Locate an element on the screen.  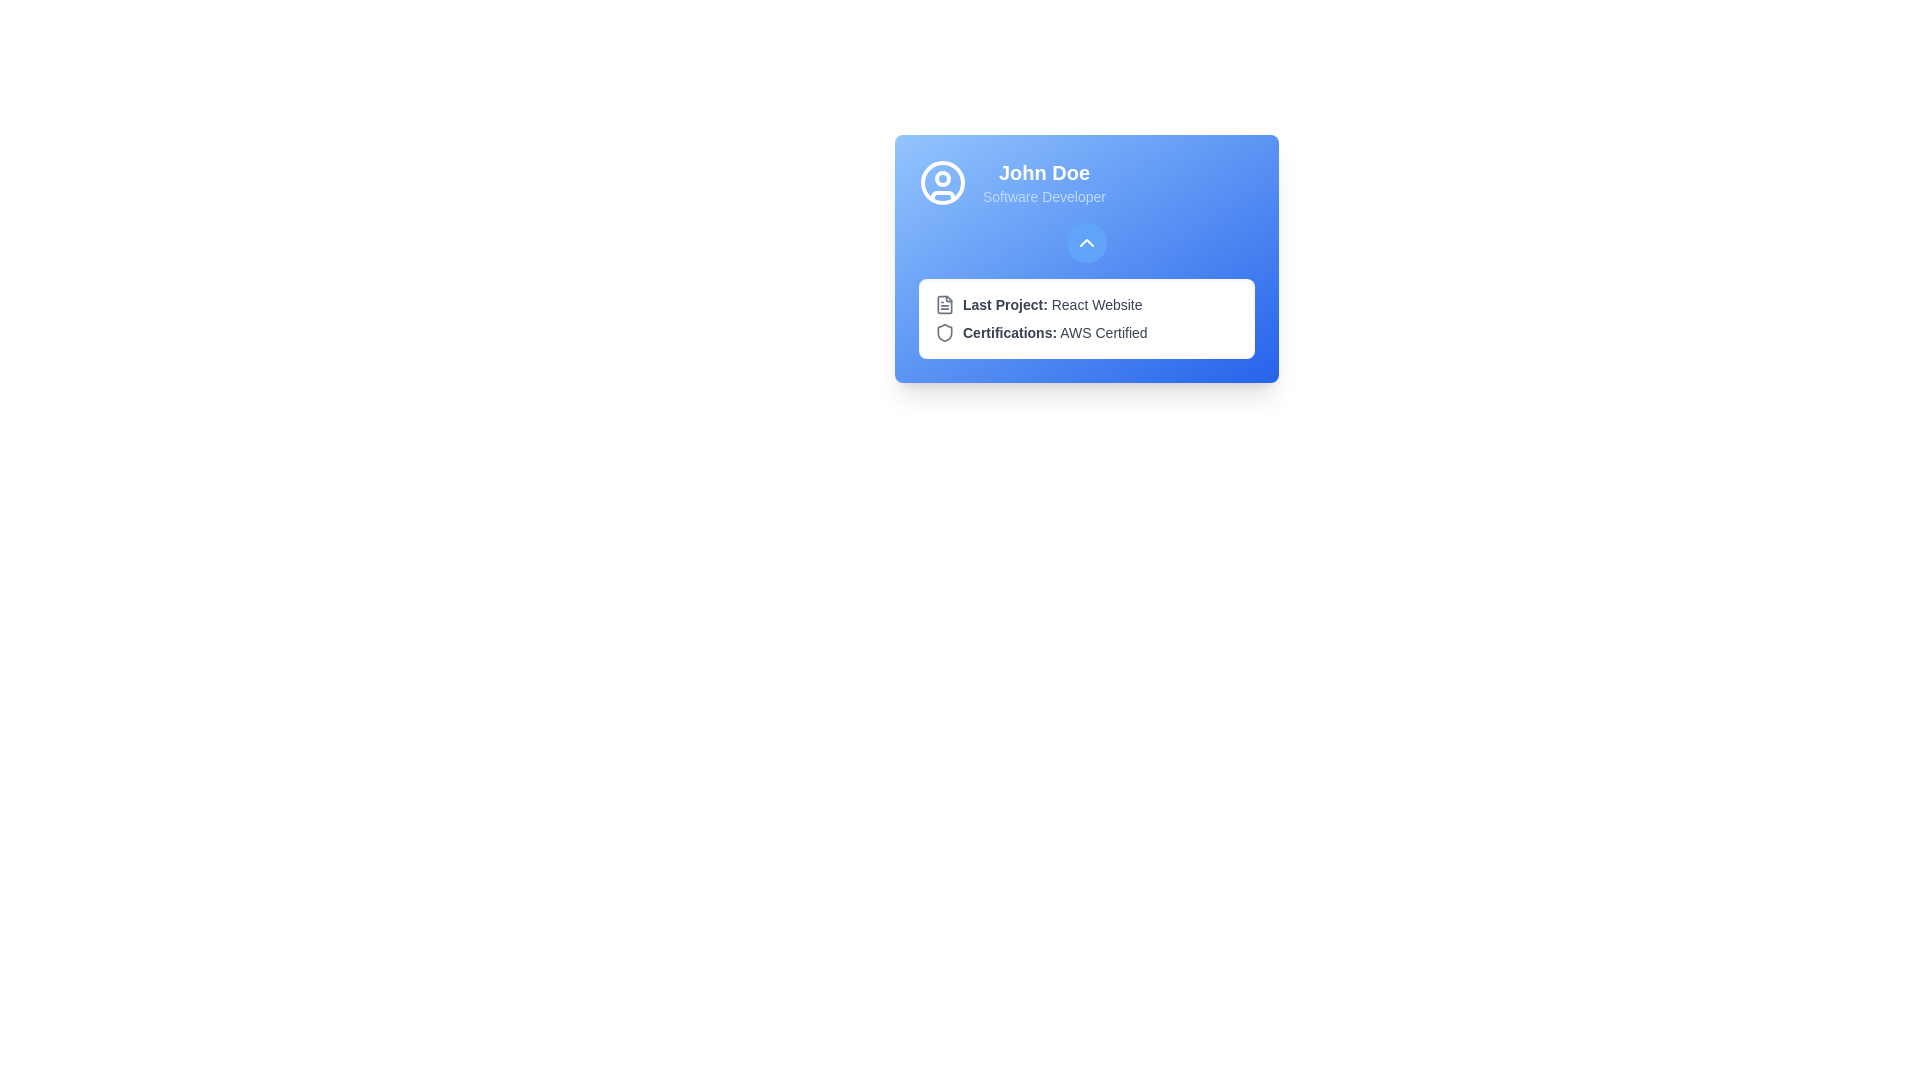
the Chevron Up icon located in the center of its blue circular button within the profile card is located at coordinates (1085, 242).